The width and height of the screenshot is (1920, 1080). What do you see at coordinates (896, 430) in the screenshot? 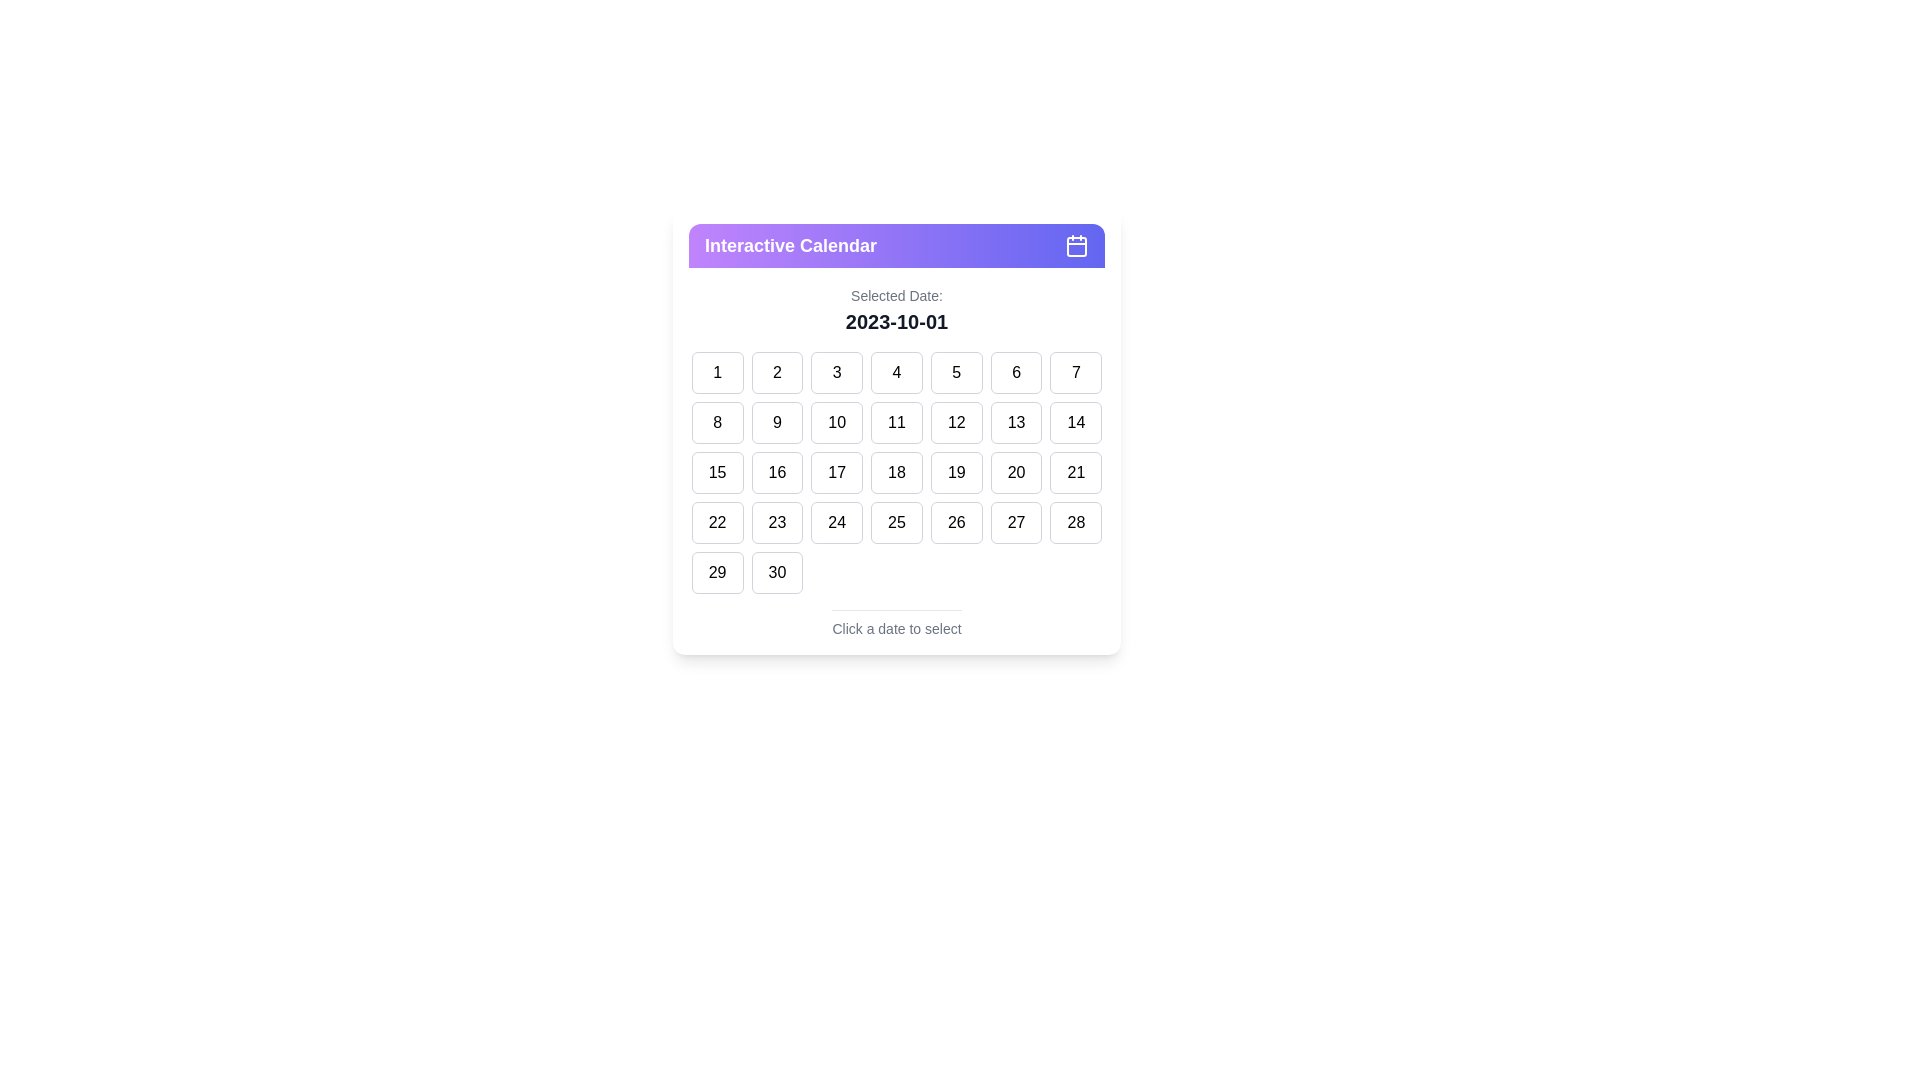
I see `a date in the grid of the 'Interactive Calendar' component` at bounding box center [896, 430].